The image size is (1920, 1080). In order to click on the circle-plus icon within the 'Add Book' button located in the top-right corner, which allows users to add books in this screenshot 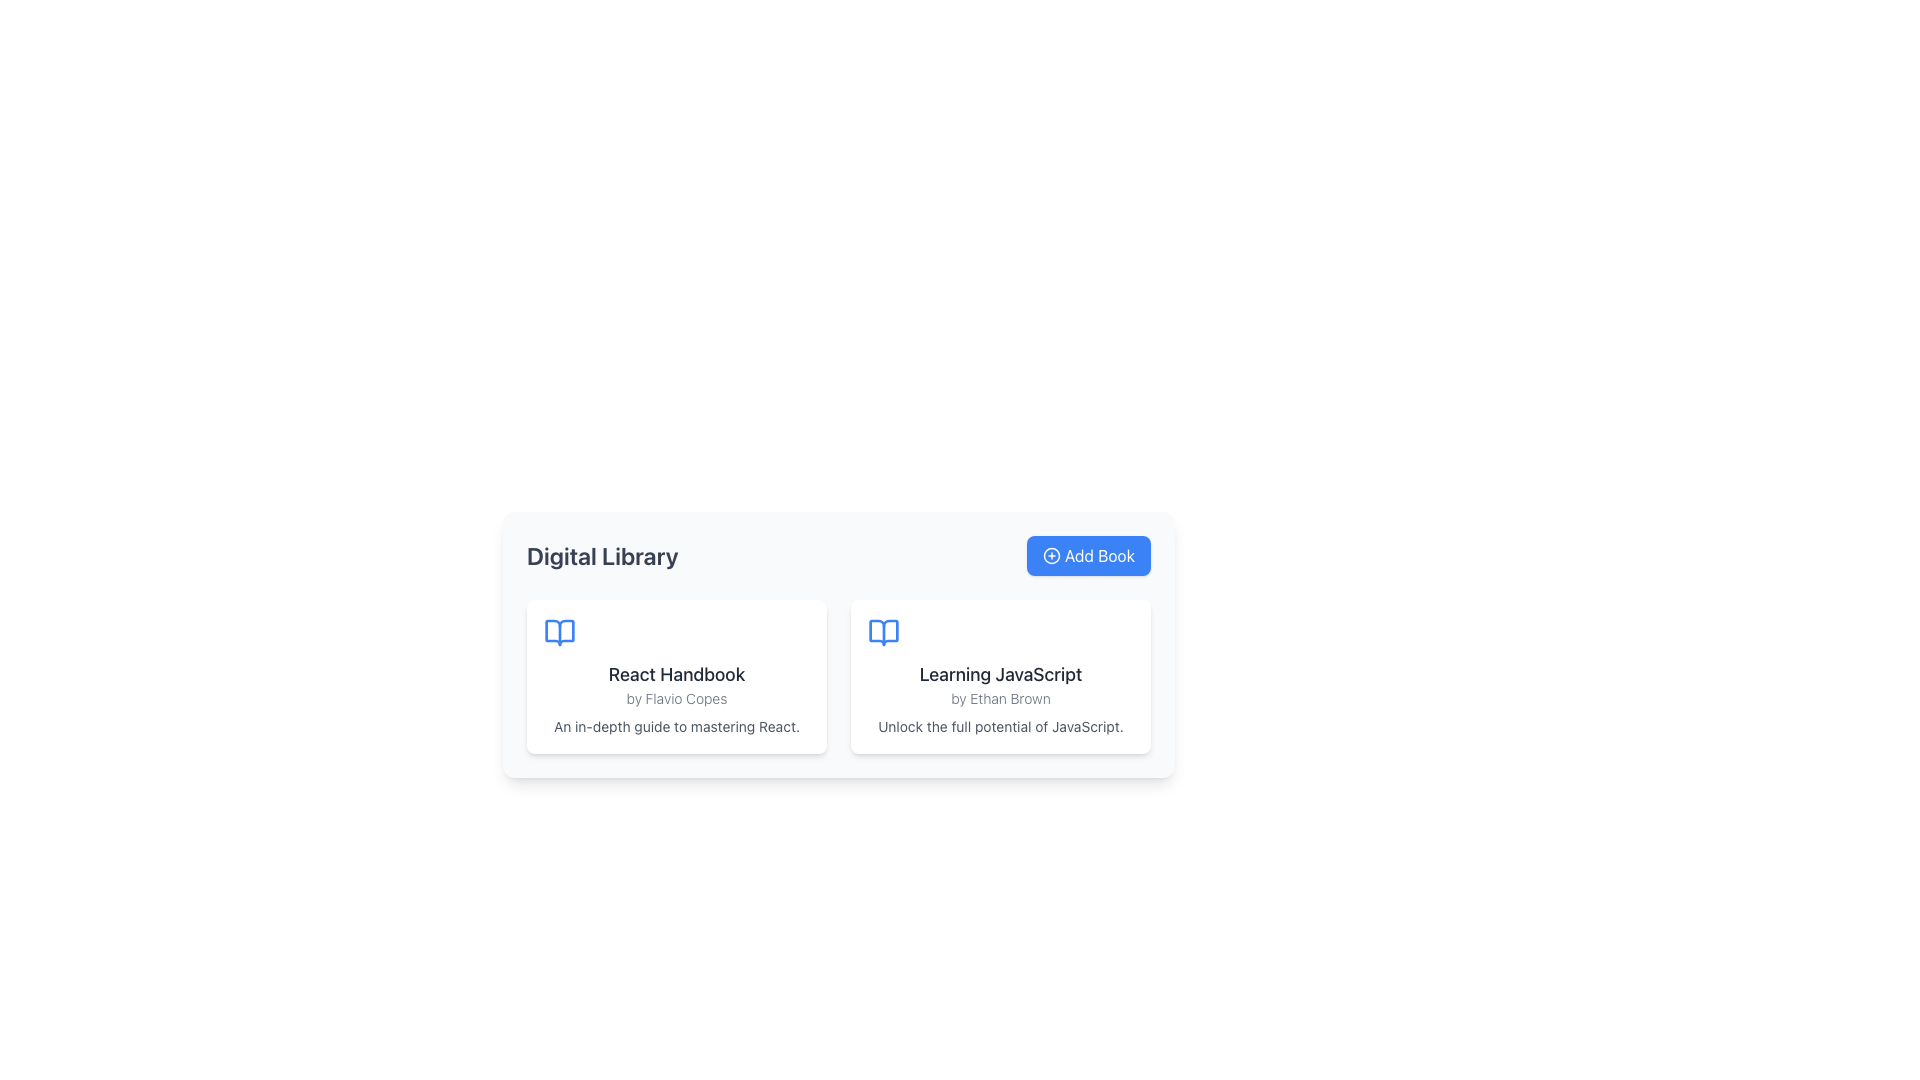, I will do `click(1050, 555)`.